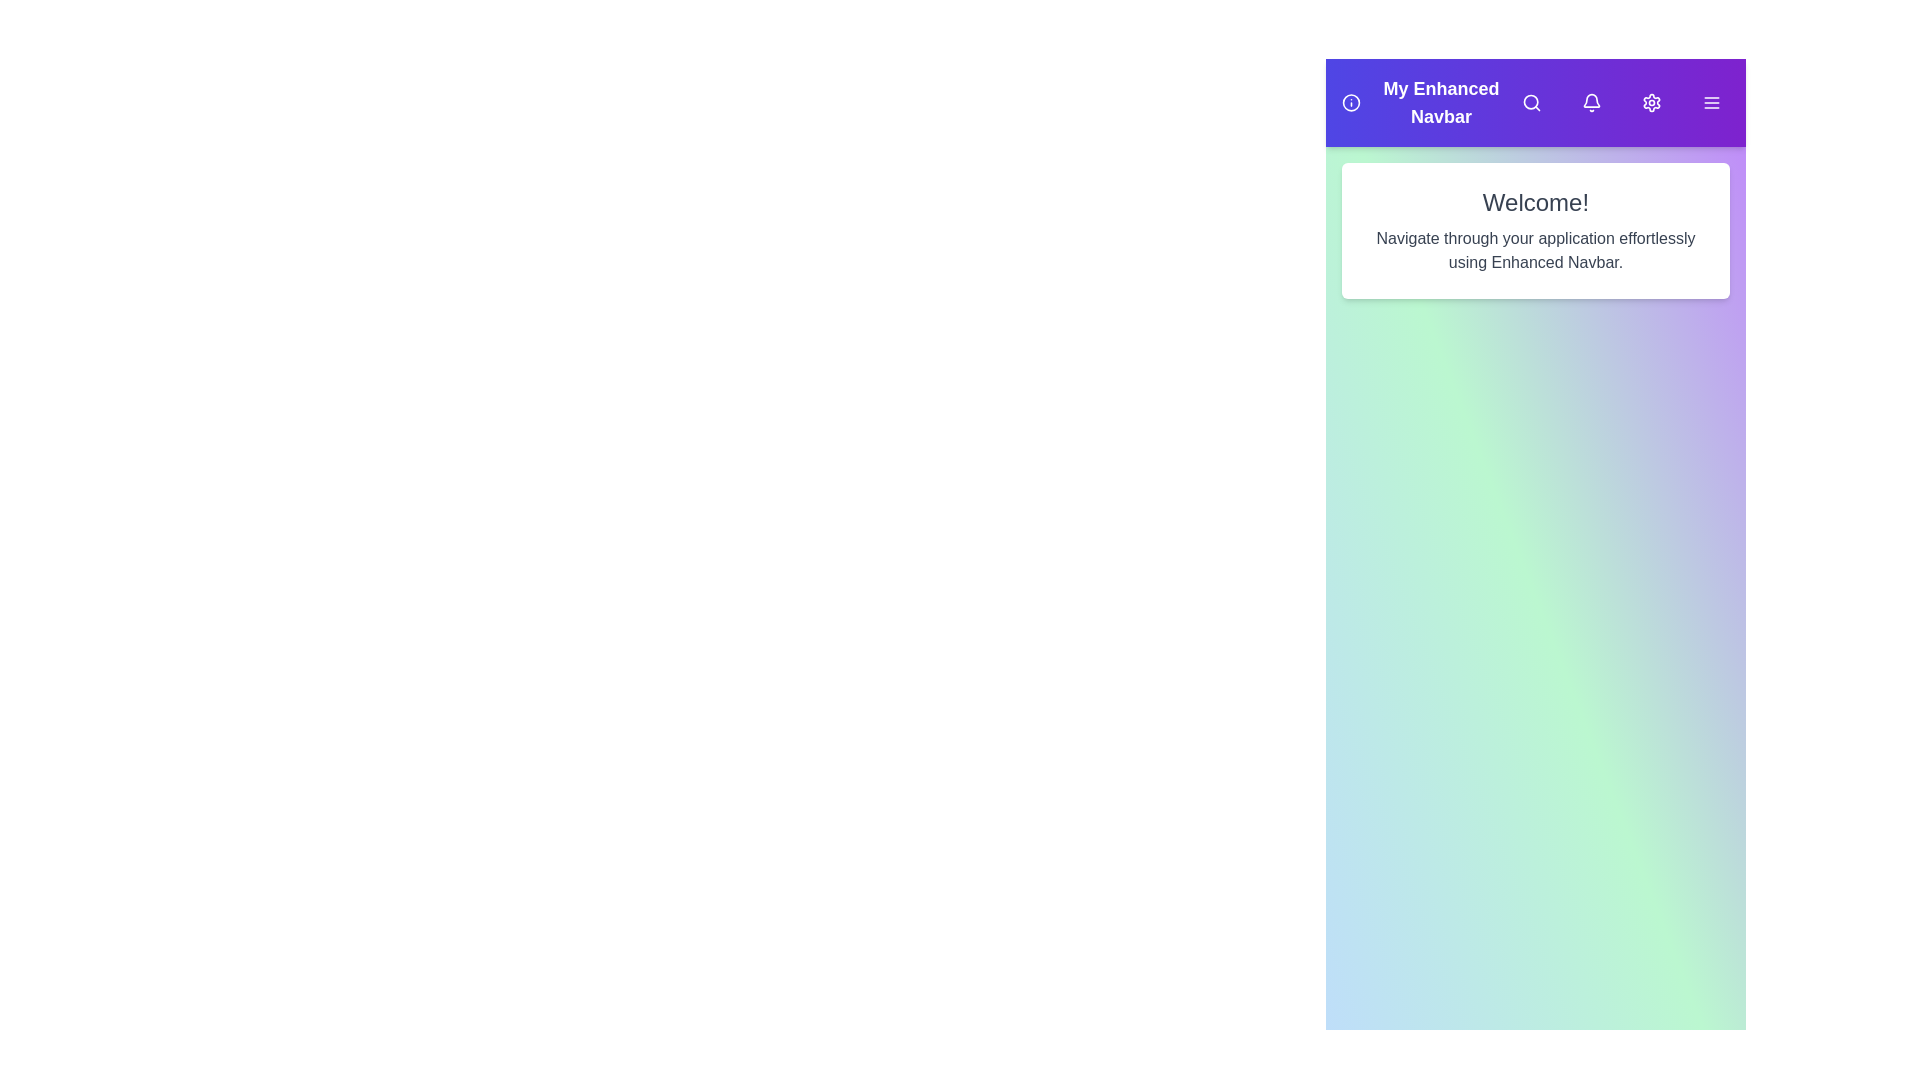 This screenshot has height=1080, width=1920. Describe the element at coordinates (1535, 249) in the screenshot. I see `the text 'Navigate through your application effortlessly using Enhanced Navbar.' in the component` at that location.